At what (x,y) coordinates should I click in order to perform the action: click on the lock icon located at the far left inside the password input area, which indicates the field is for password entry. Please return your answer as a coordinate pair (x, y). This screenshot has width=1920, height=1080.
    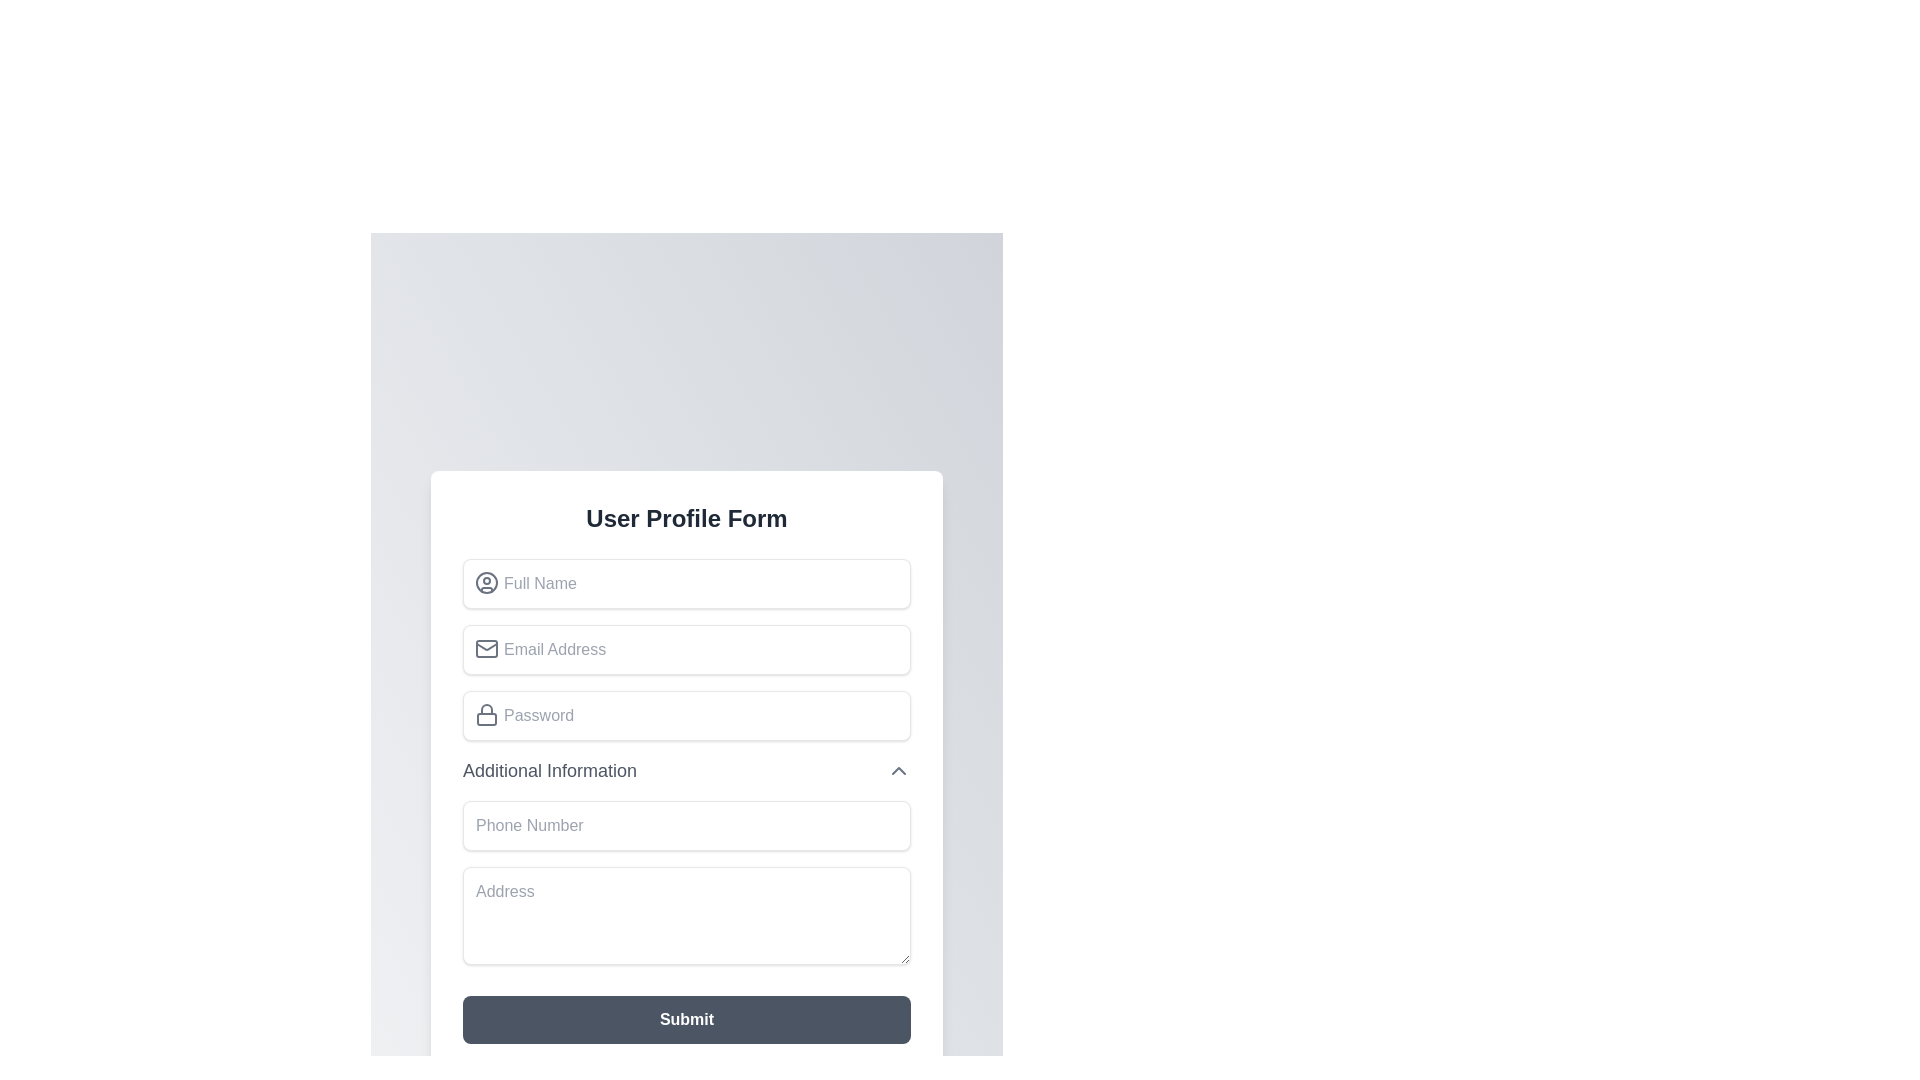
    Looking at the image, I should click on (486, 712).